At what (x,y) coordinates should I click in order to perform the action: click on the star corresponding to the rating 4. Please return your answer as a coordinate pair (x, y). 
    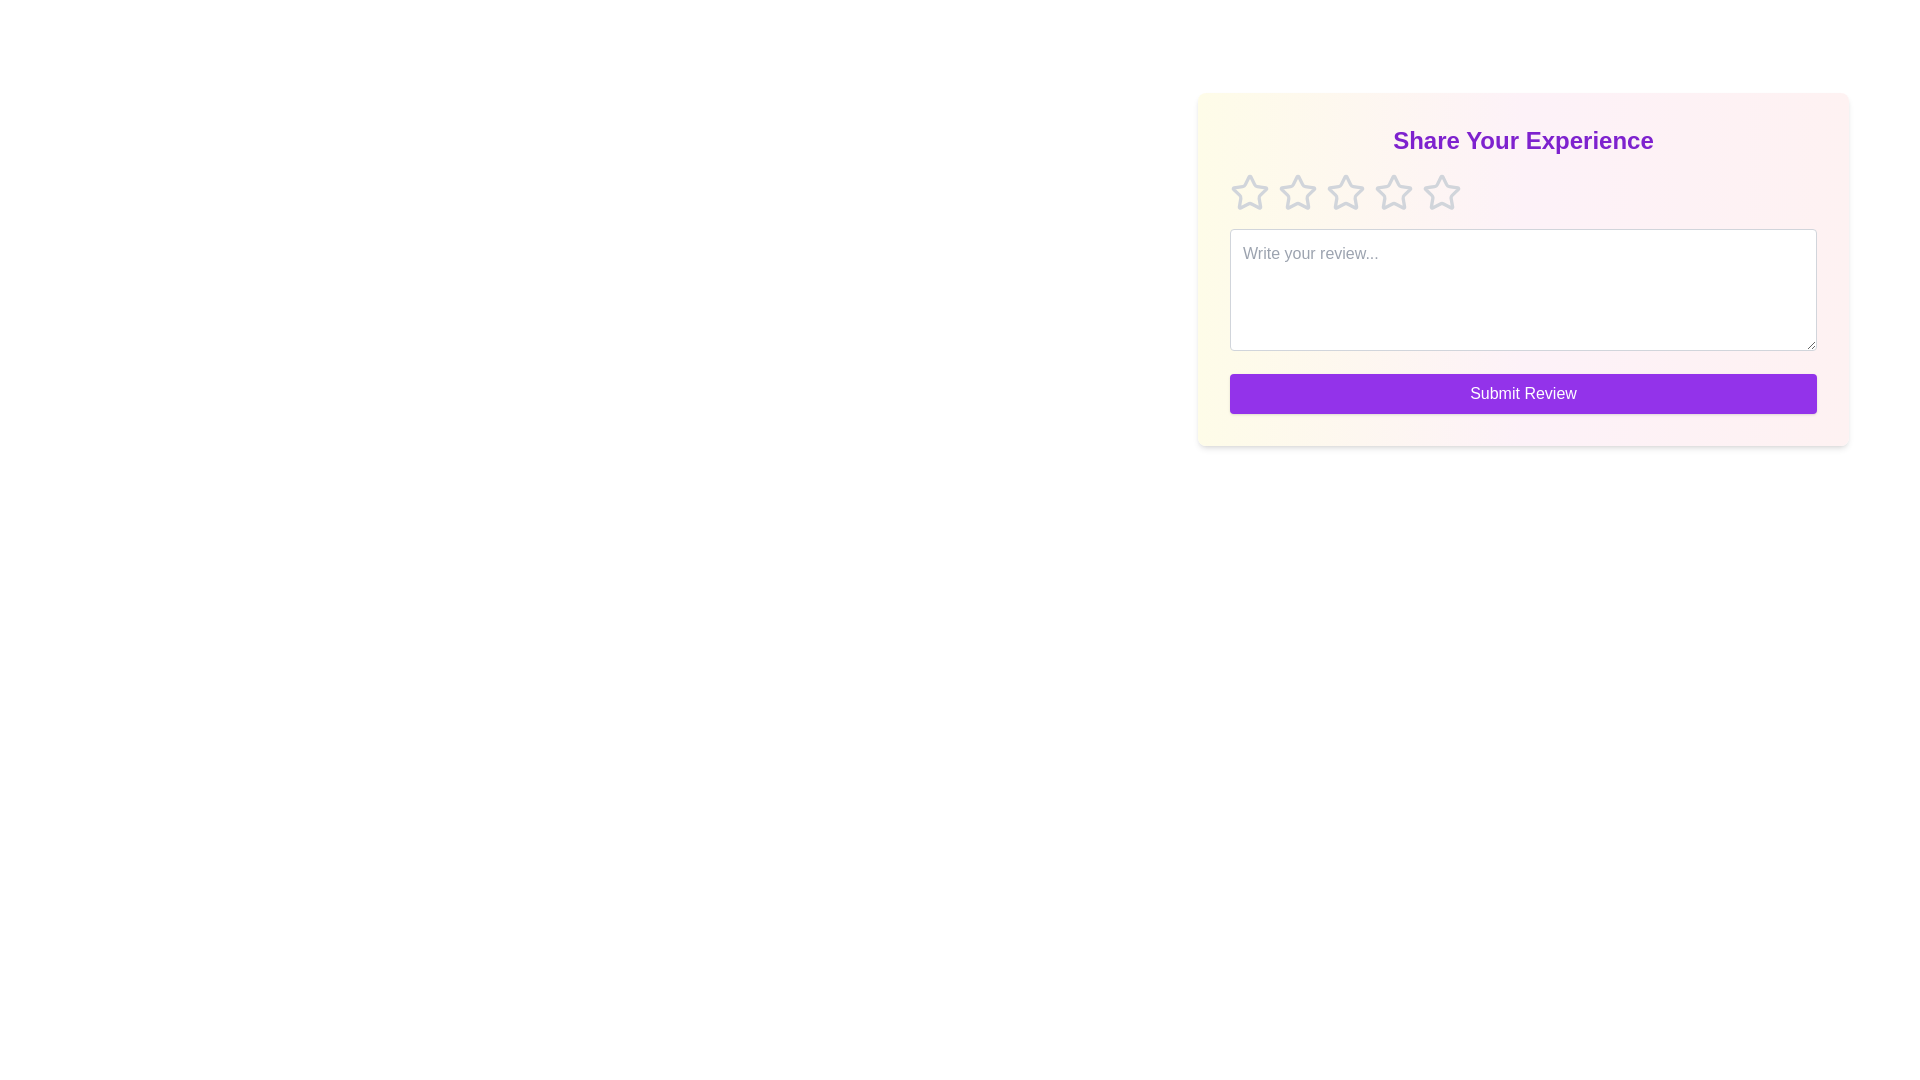
    Looking at the image, I should click on (1392, 192).